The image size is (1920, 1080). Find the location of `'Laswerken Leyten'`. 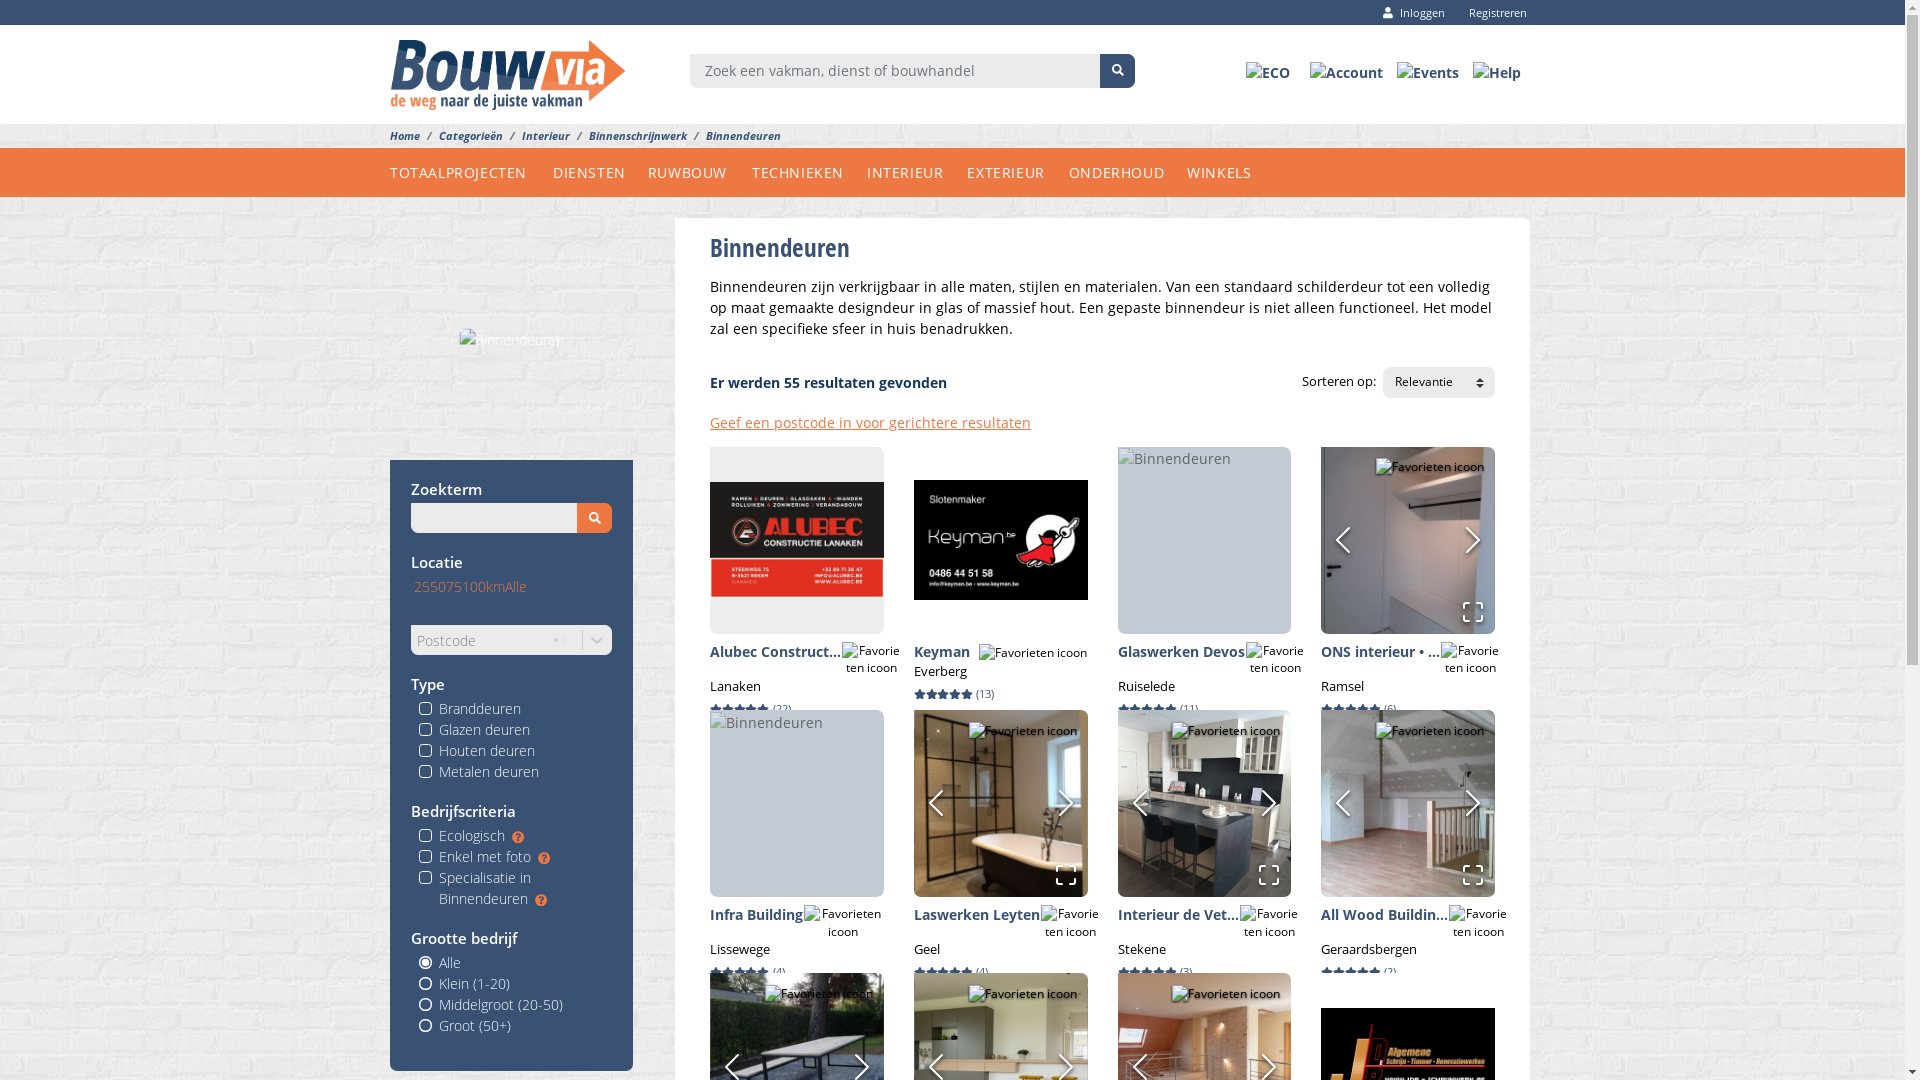

'Laswerken Leyten' is located at coordinates (977, 914).